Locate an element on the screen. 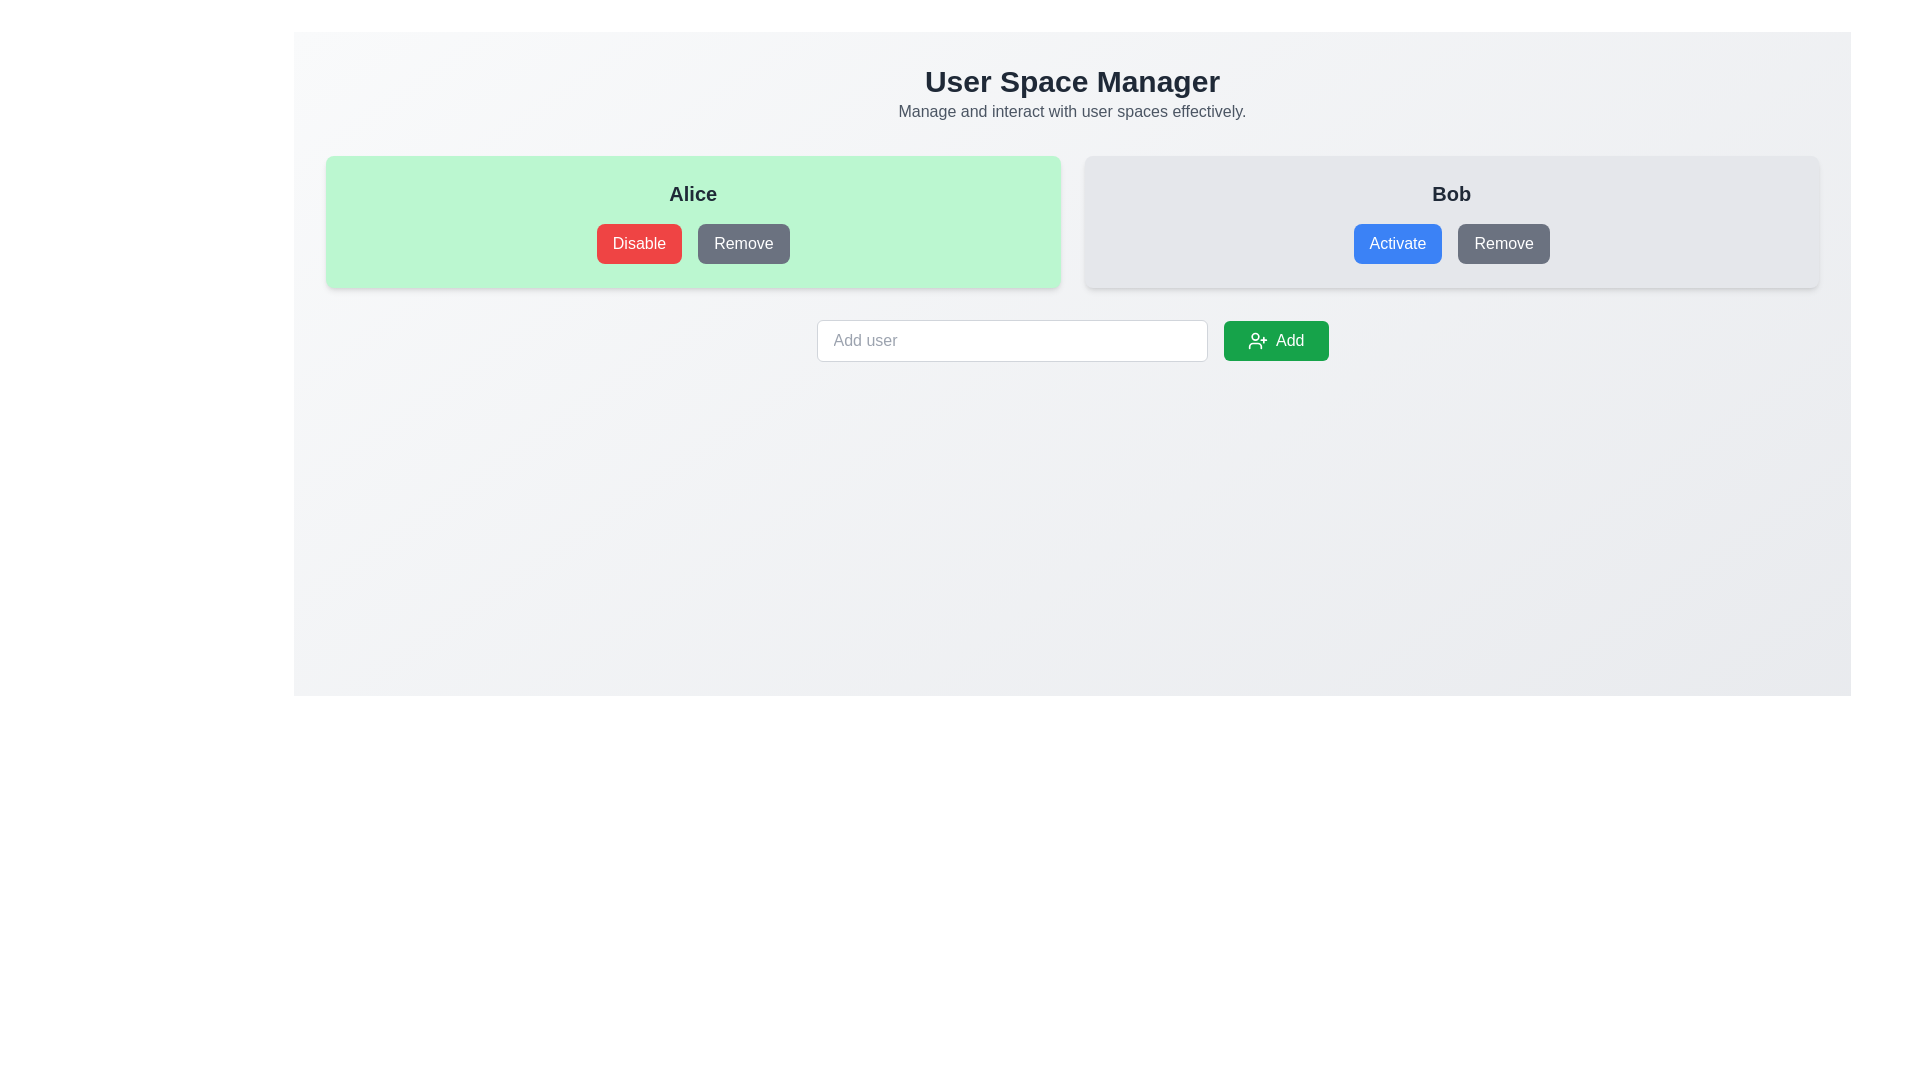 Image resolution: width=1920 pixels, height=1080 pixels. the explanatory subtitle located directly below the 'User Space Manager' heading, which provides additional context or instructions about its functionality is located at coordinates (1071, 111).